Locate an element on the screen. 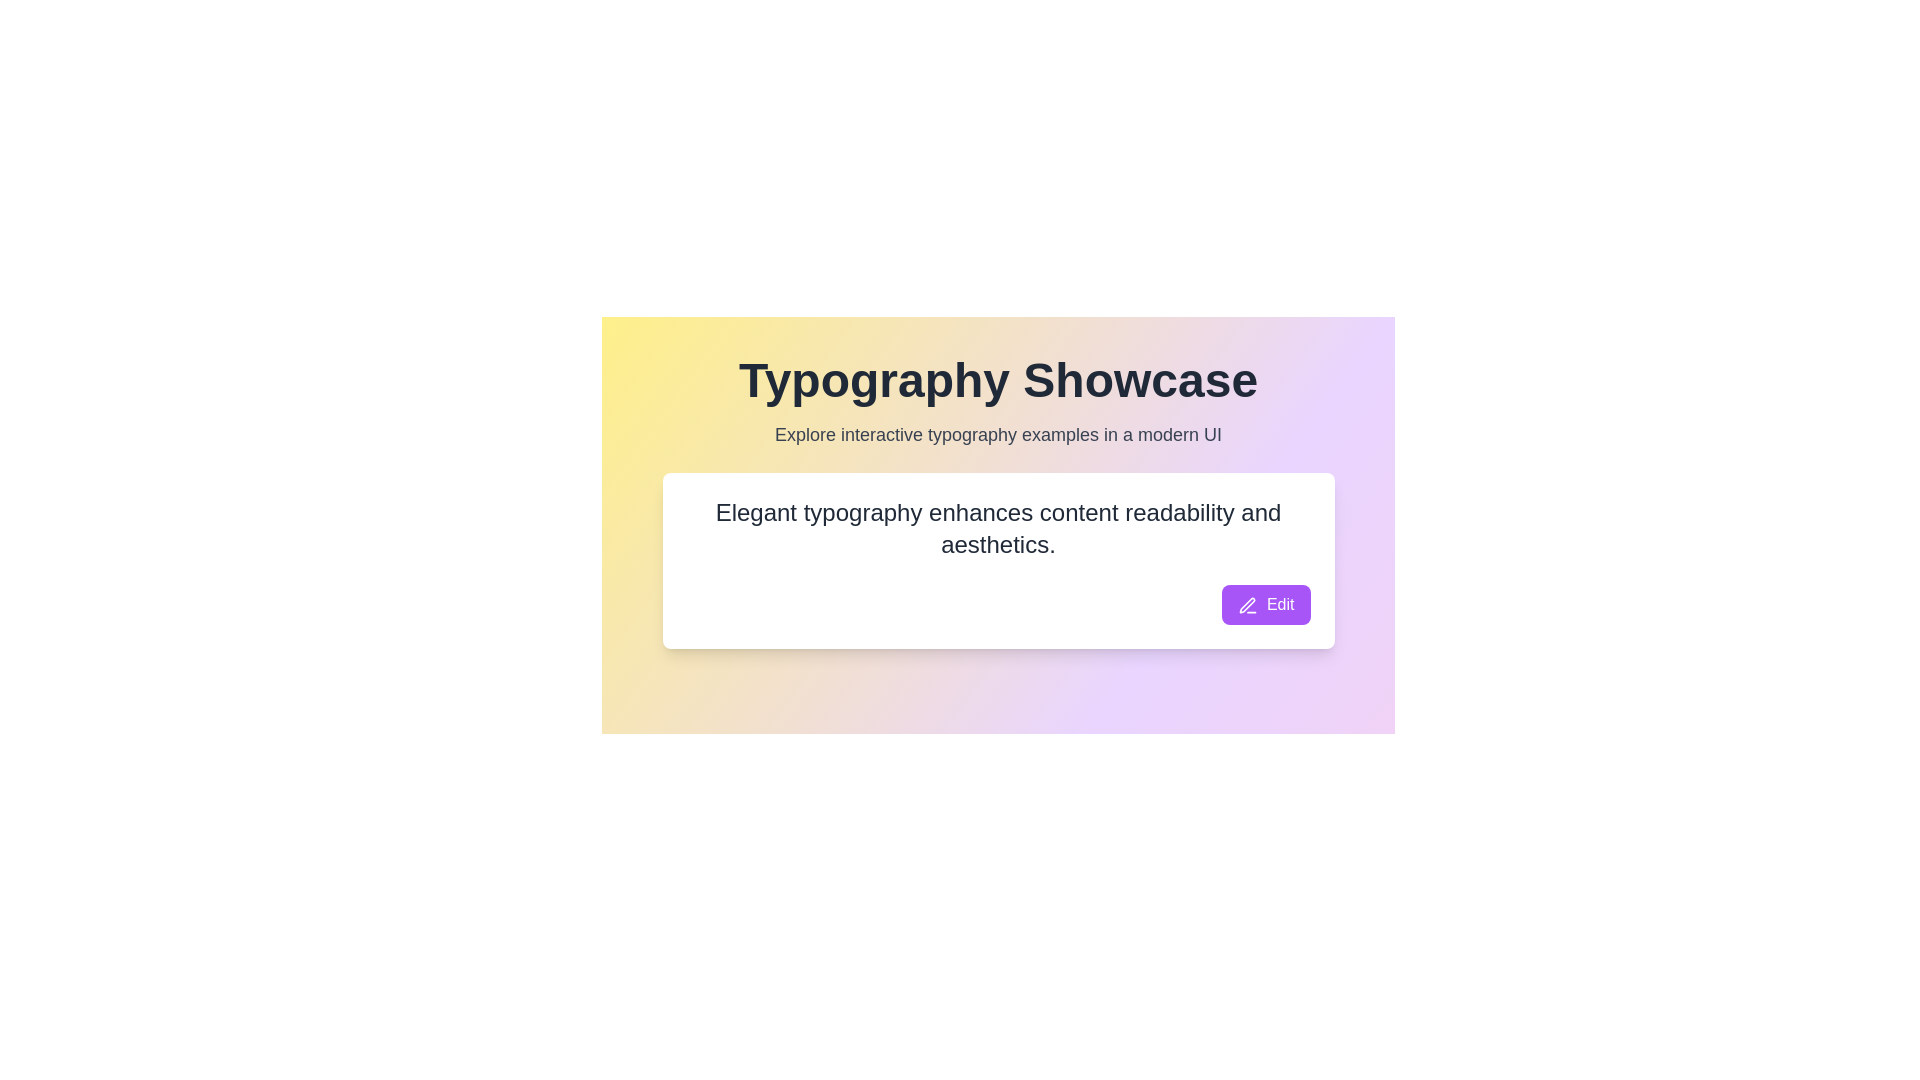 The image size is (1920, 1080). the small pen-like icon located to the left of the 'Edit' text in the purple button is located at coordinates (1247, 604).